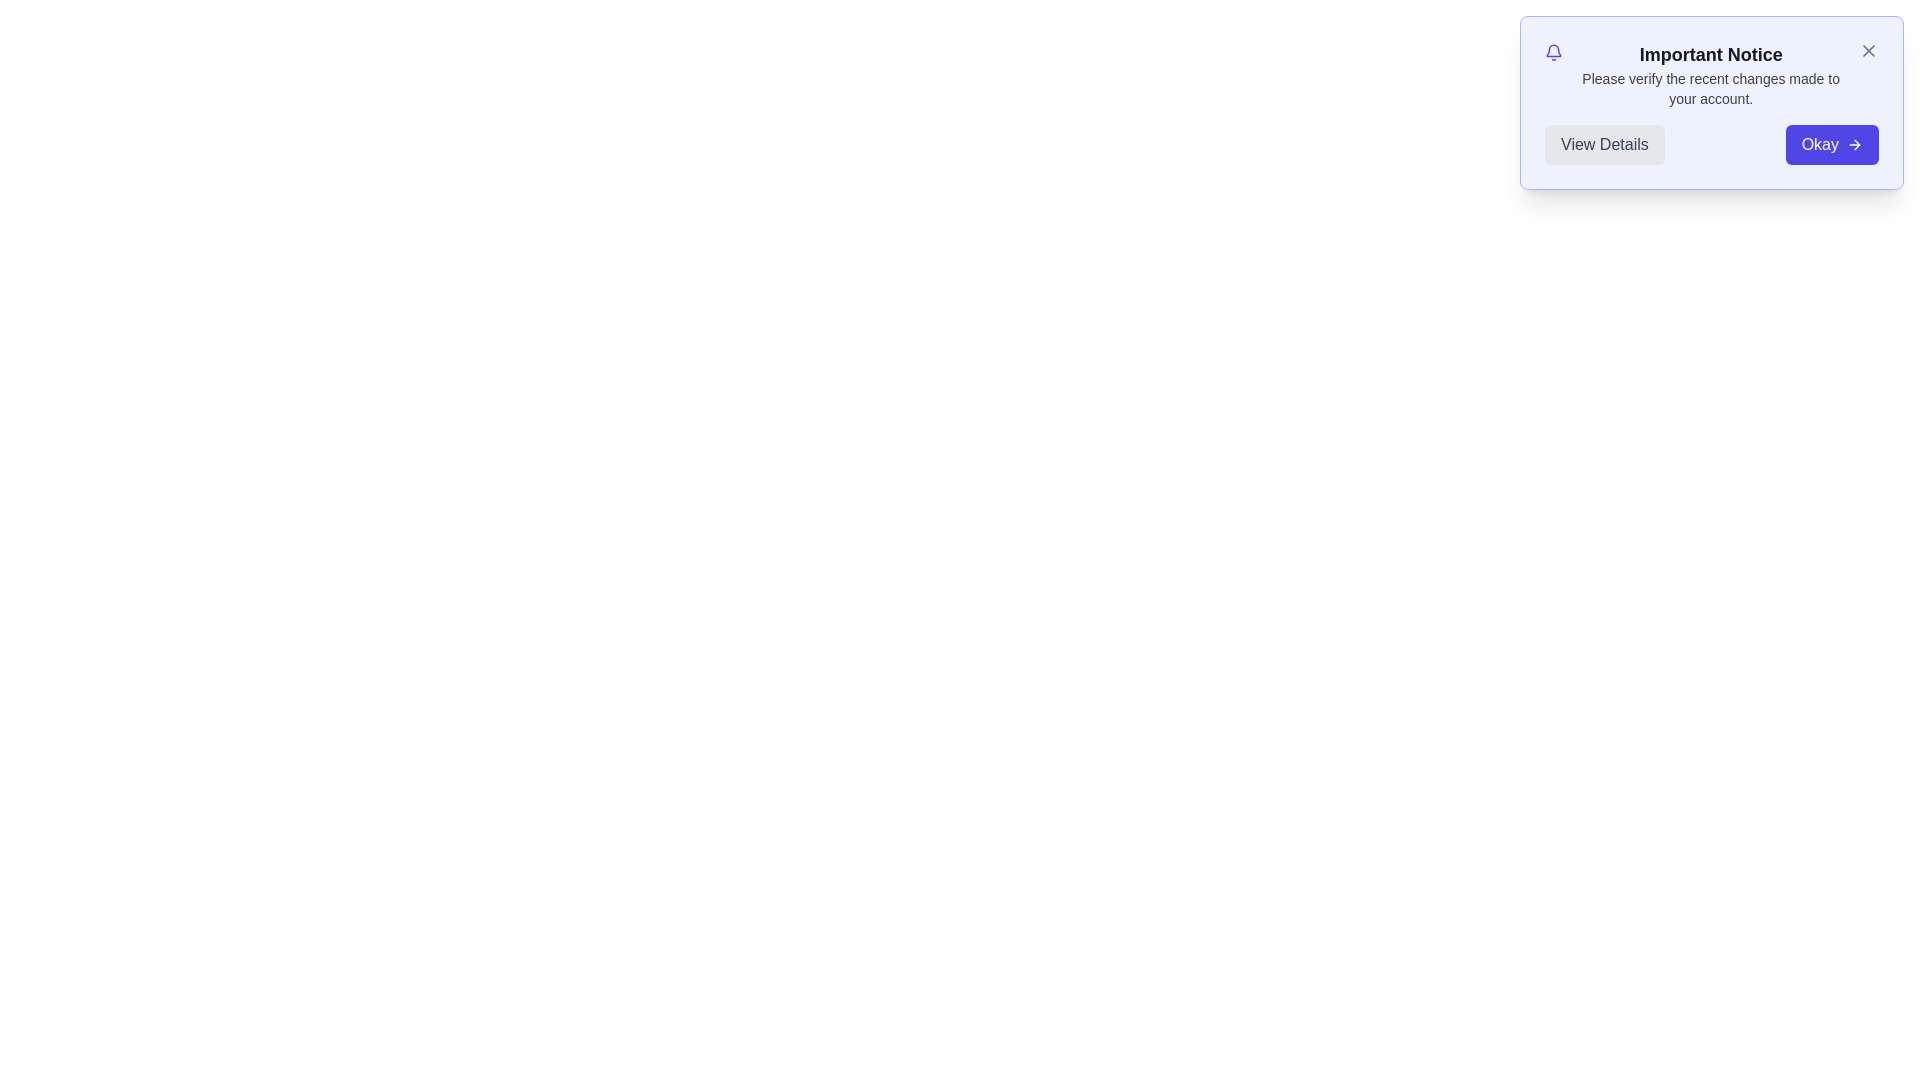 The height and width of the screenshot is (1080, 1920). What do you see at coordinates (1832, 144) in the screenshot?
I see `the 'Okay' button to acknowledge the notification` at bounding box center [1832, 144].